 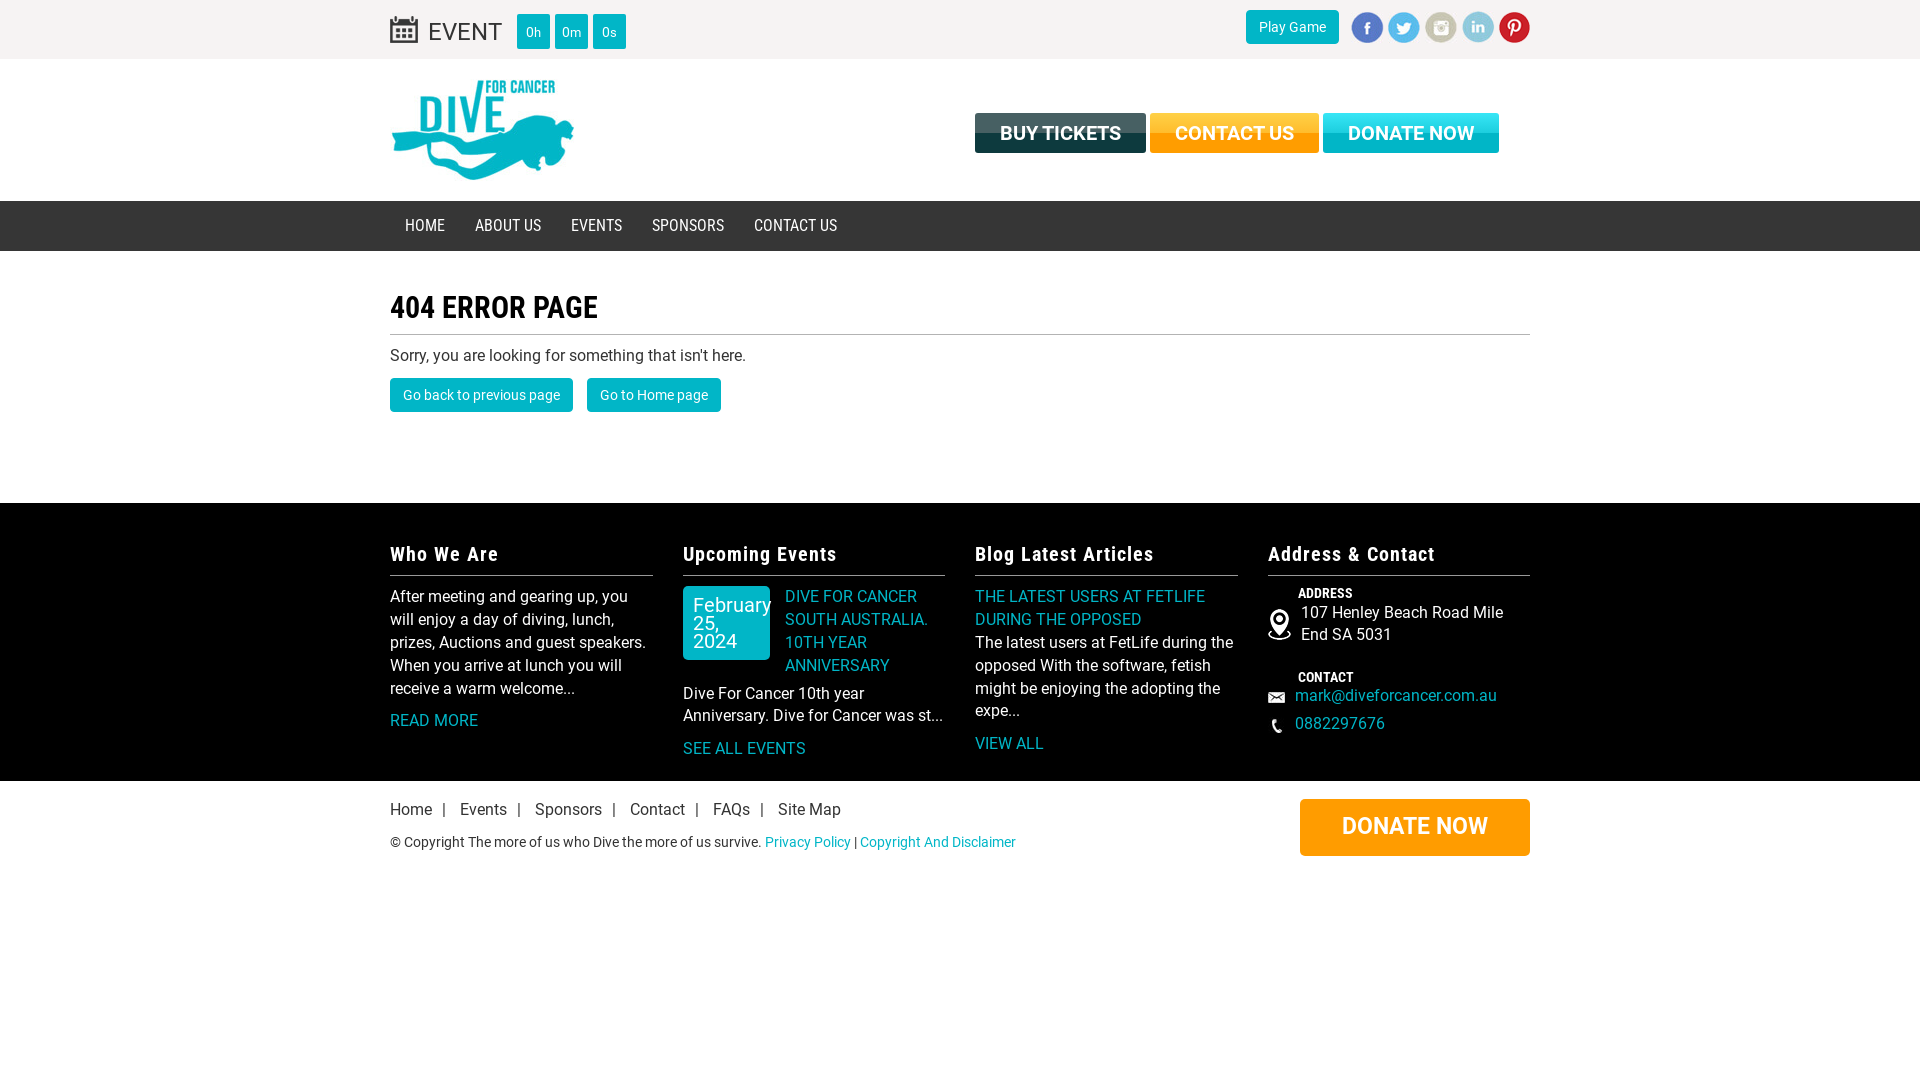 What do you see at coordinates (936, 841) in the screenshot?
I see `'Copyright And Disclaimer'` at bounding box center [936, 841].